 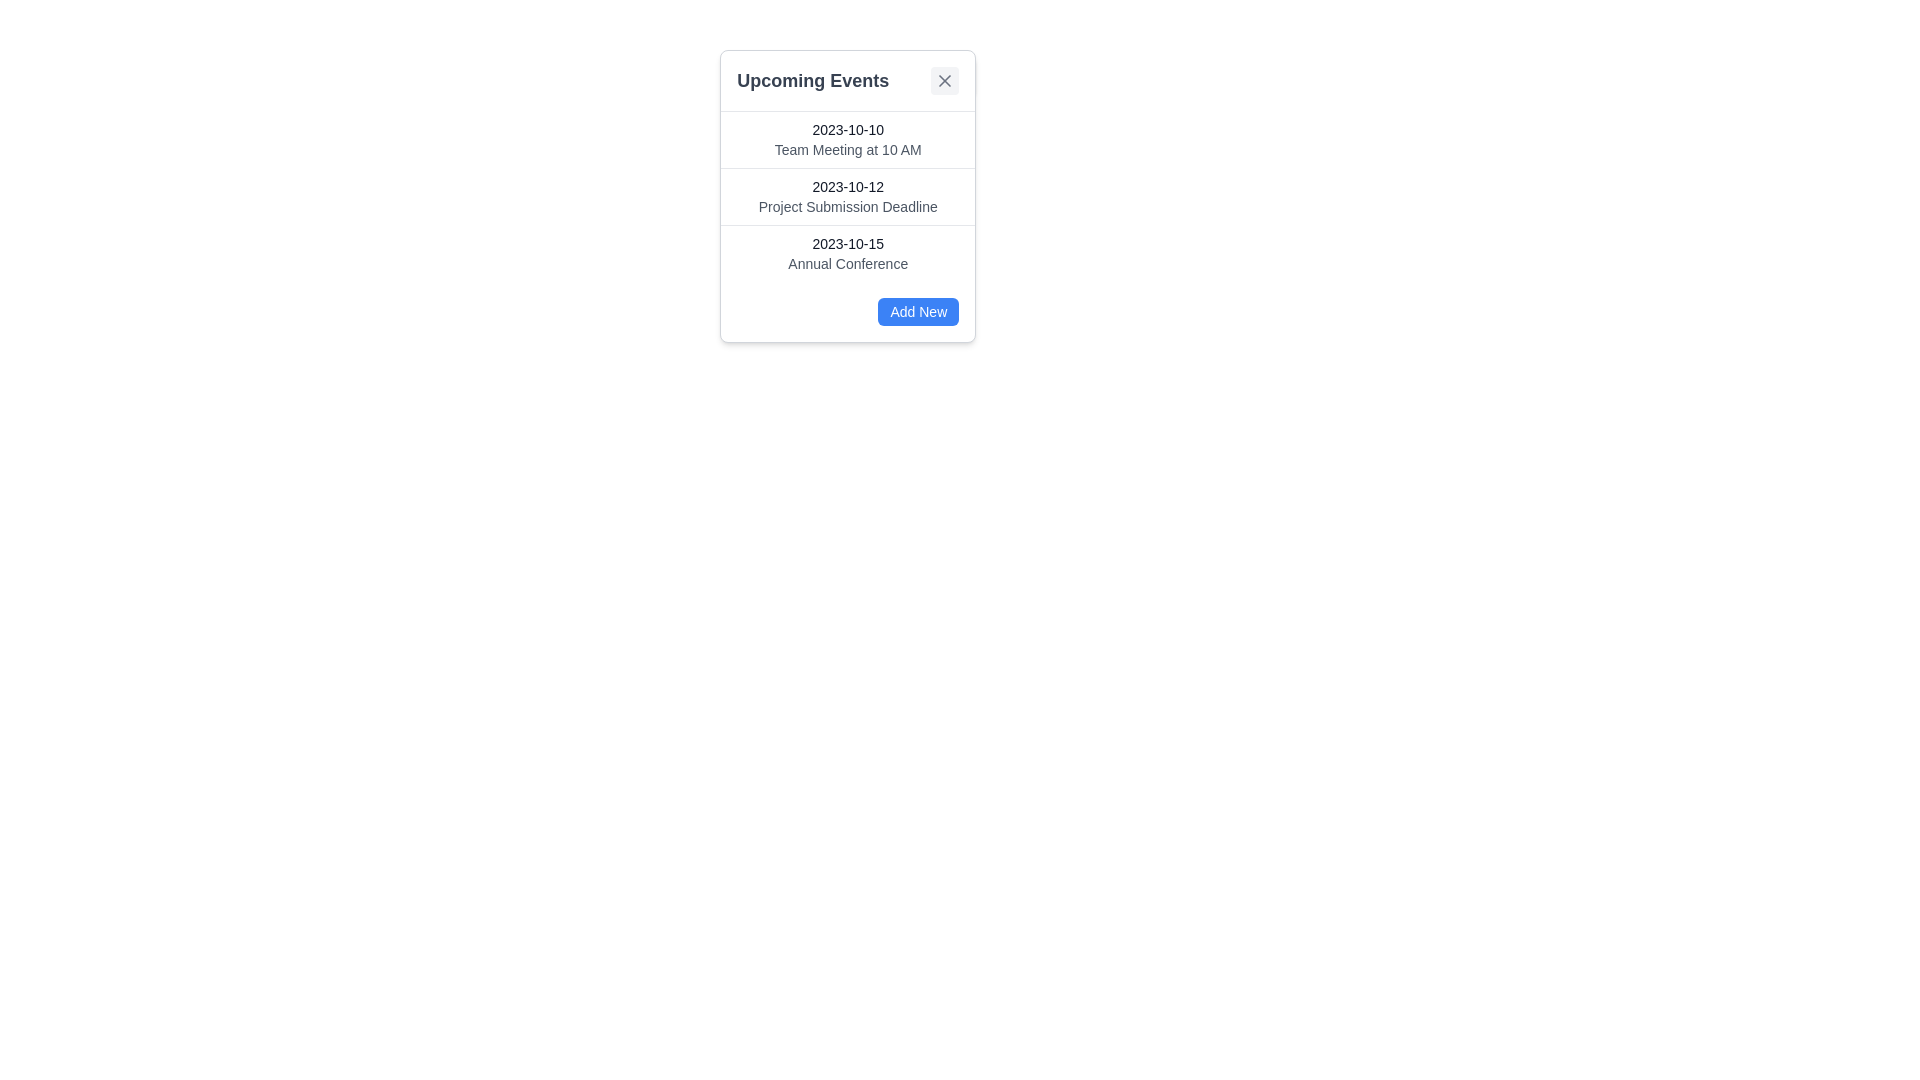 What do you see at coordinates (848, 196) in the screenshot?
I see `the text block displaying the event 'Project Submission Deadline on 2023-10-12' within the 'Upcoming Events' card` at bounding box center [848, 196].